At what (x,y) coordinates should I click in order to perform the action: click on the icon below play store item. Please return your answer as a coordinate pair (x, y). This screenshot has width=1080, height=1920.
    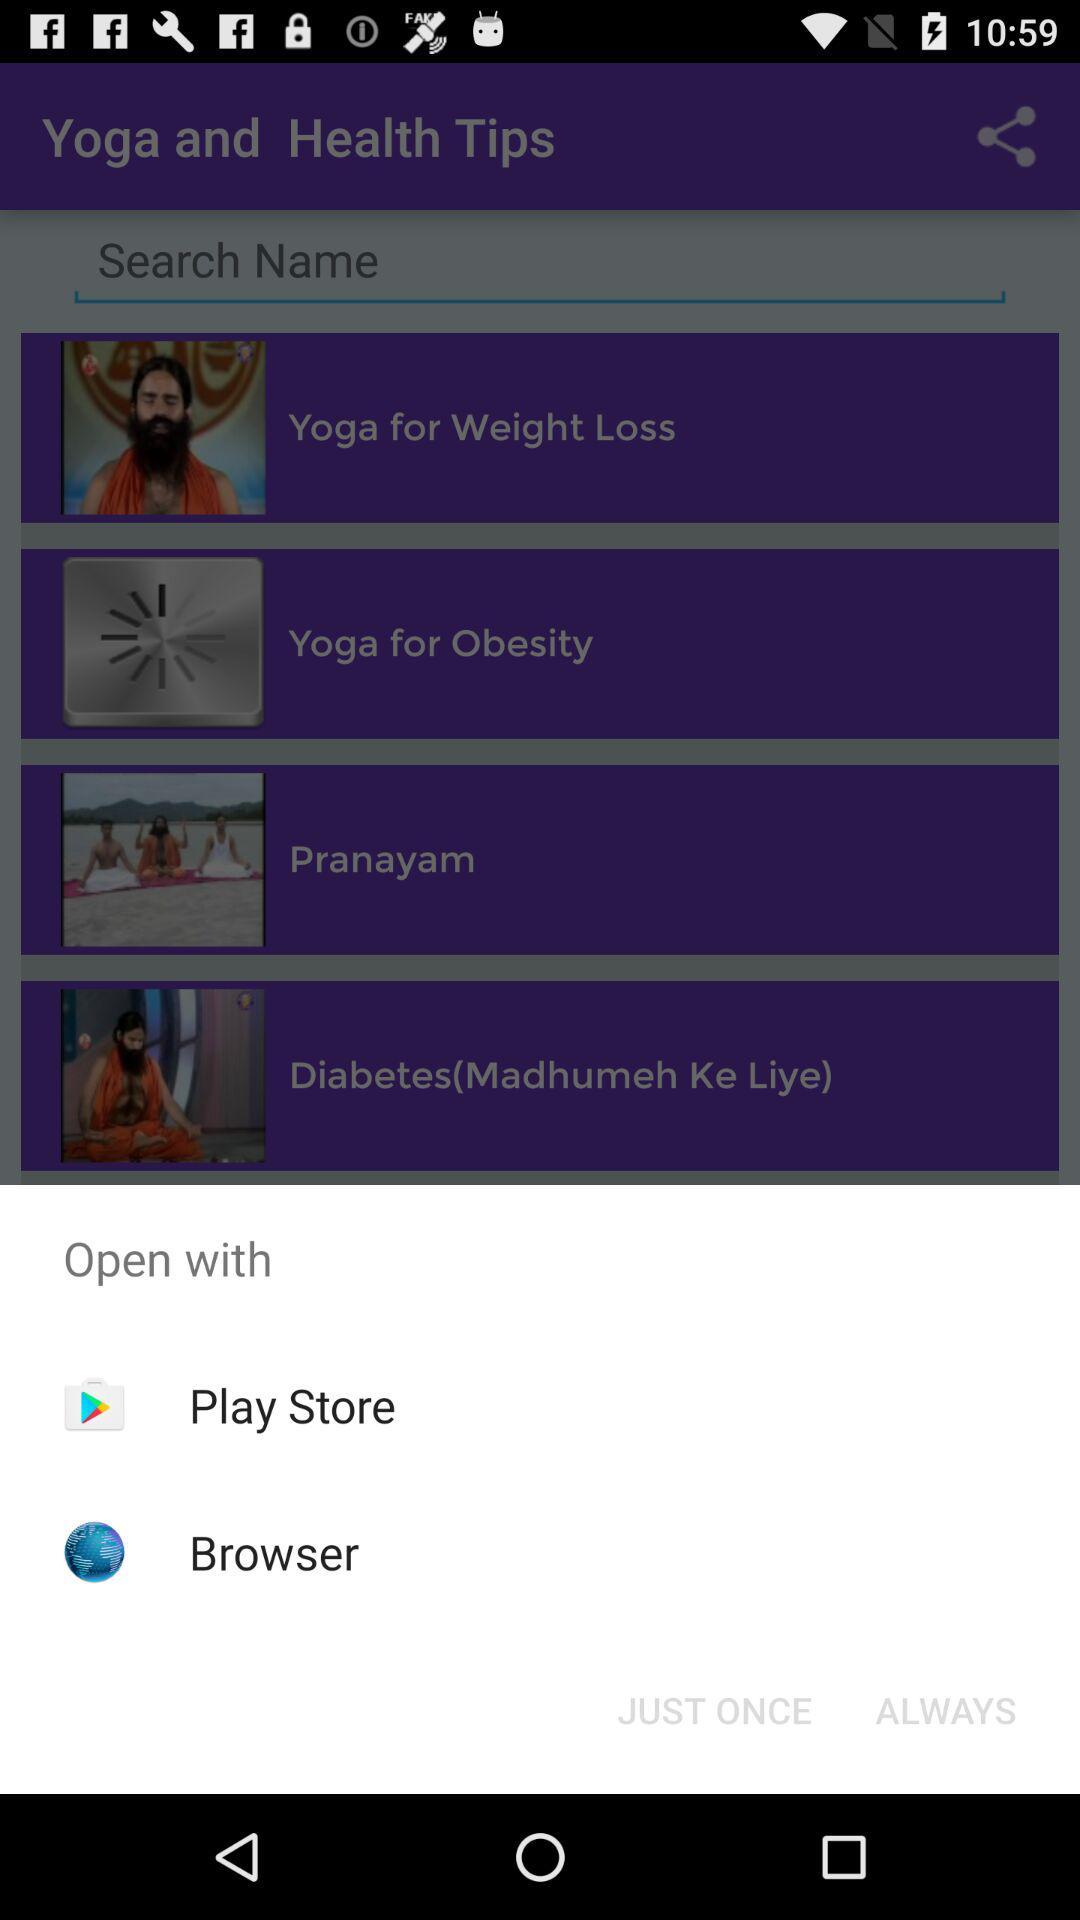
    Looking at the image, I should click on (274, 1551).